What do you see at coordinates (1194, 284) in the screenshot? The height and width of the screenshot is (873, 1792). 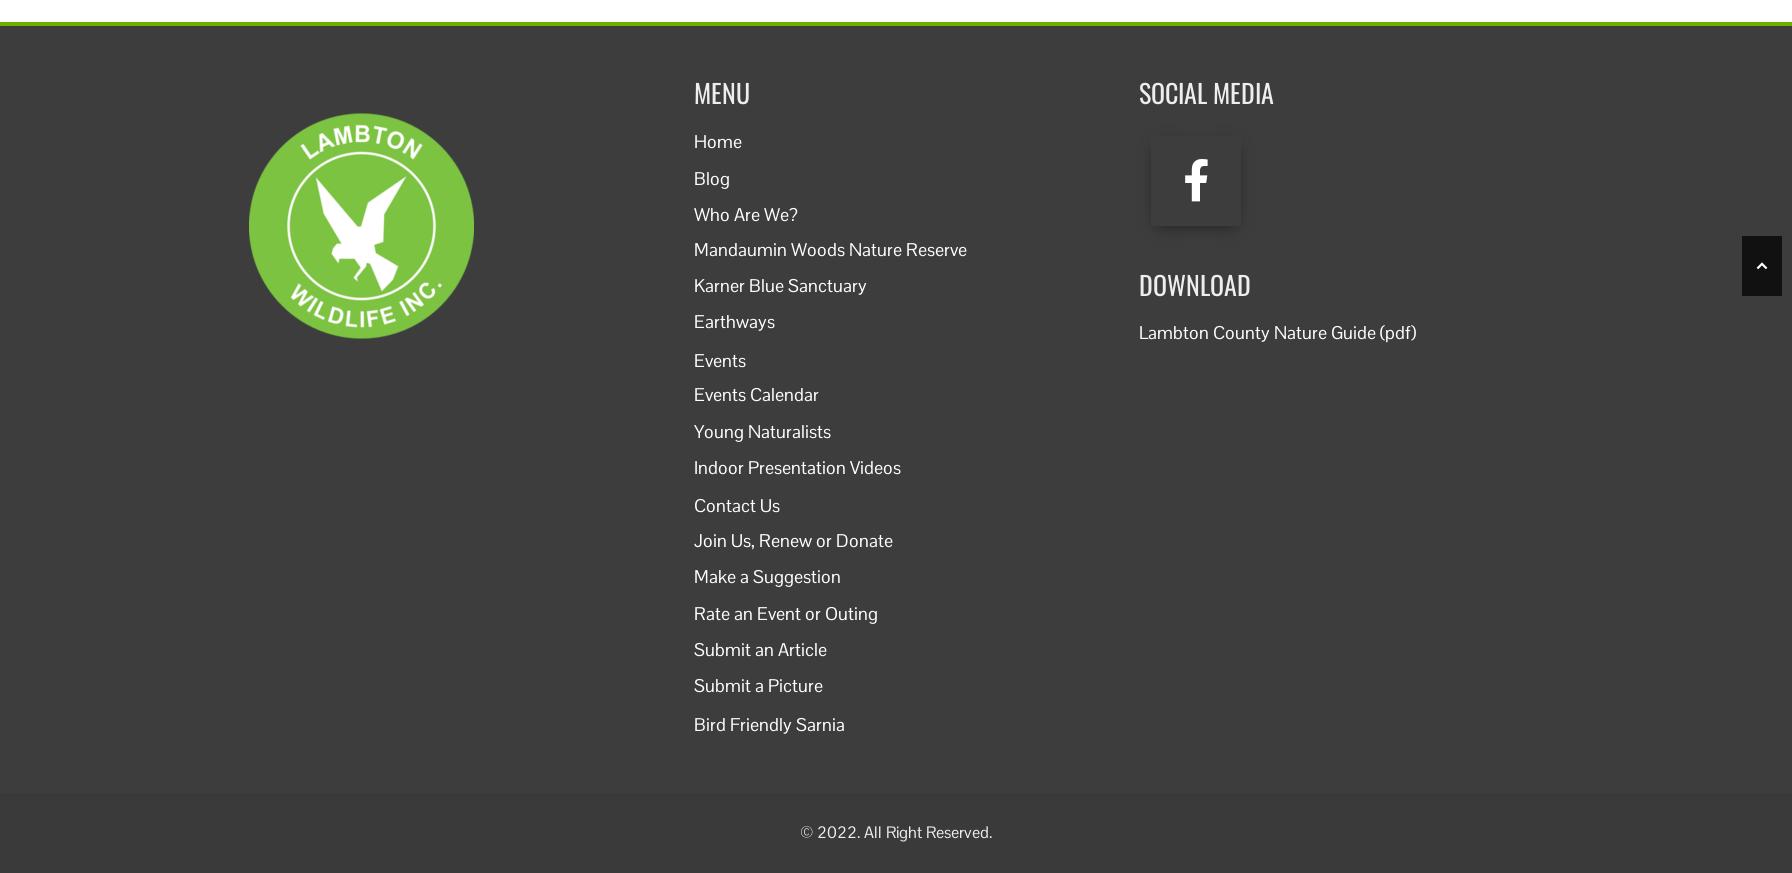 I see `'Download'` at bounding box center [1194, 284].